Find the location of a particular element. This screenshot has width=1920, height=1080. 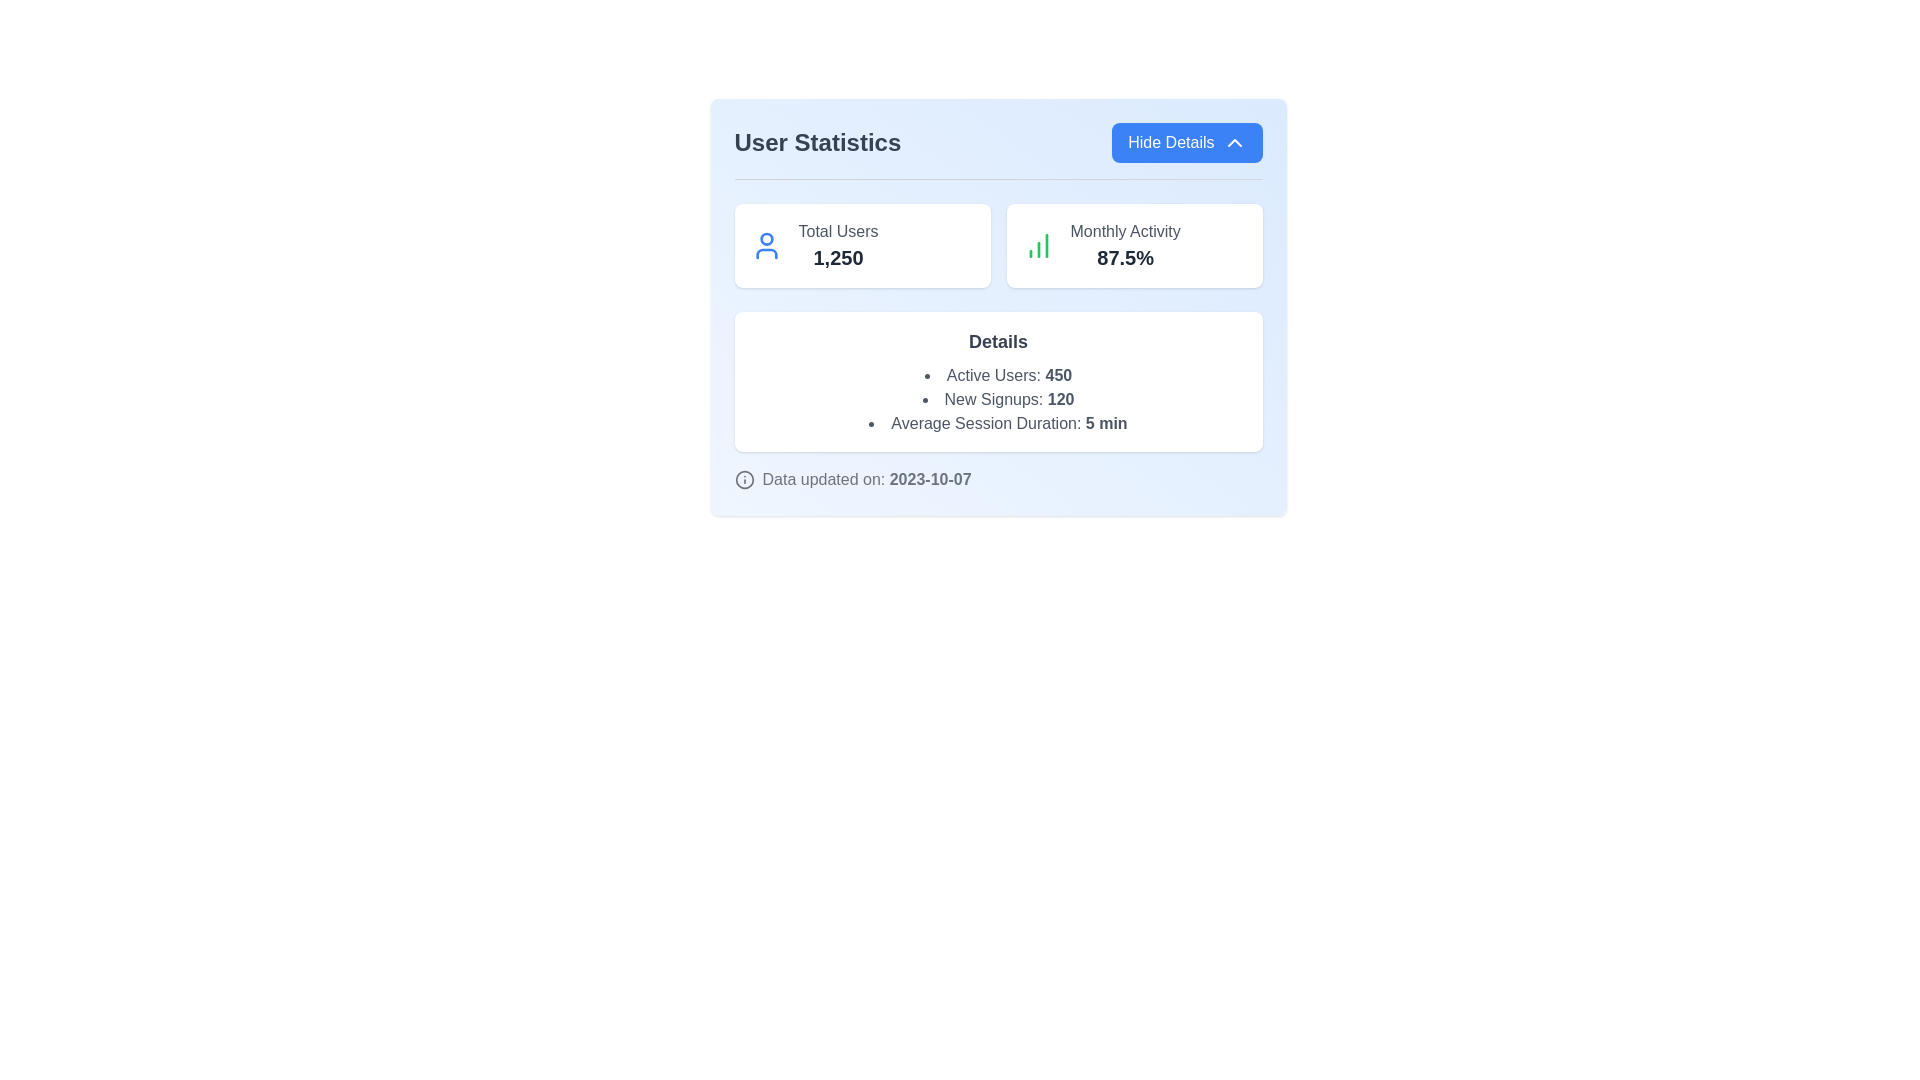

the text label that indicates the context for the '87.5%' statistic located in the upper-right portion of the statistics panel is located at coordinates (1125, 230).